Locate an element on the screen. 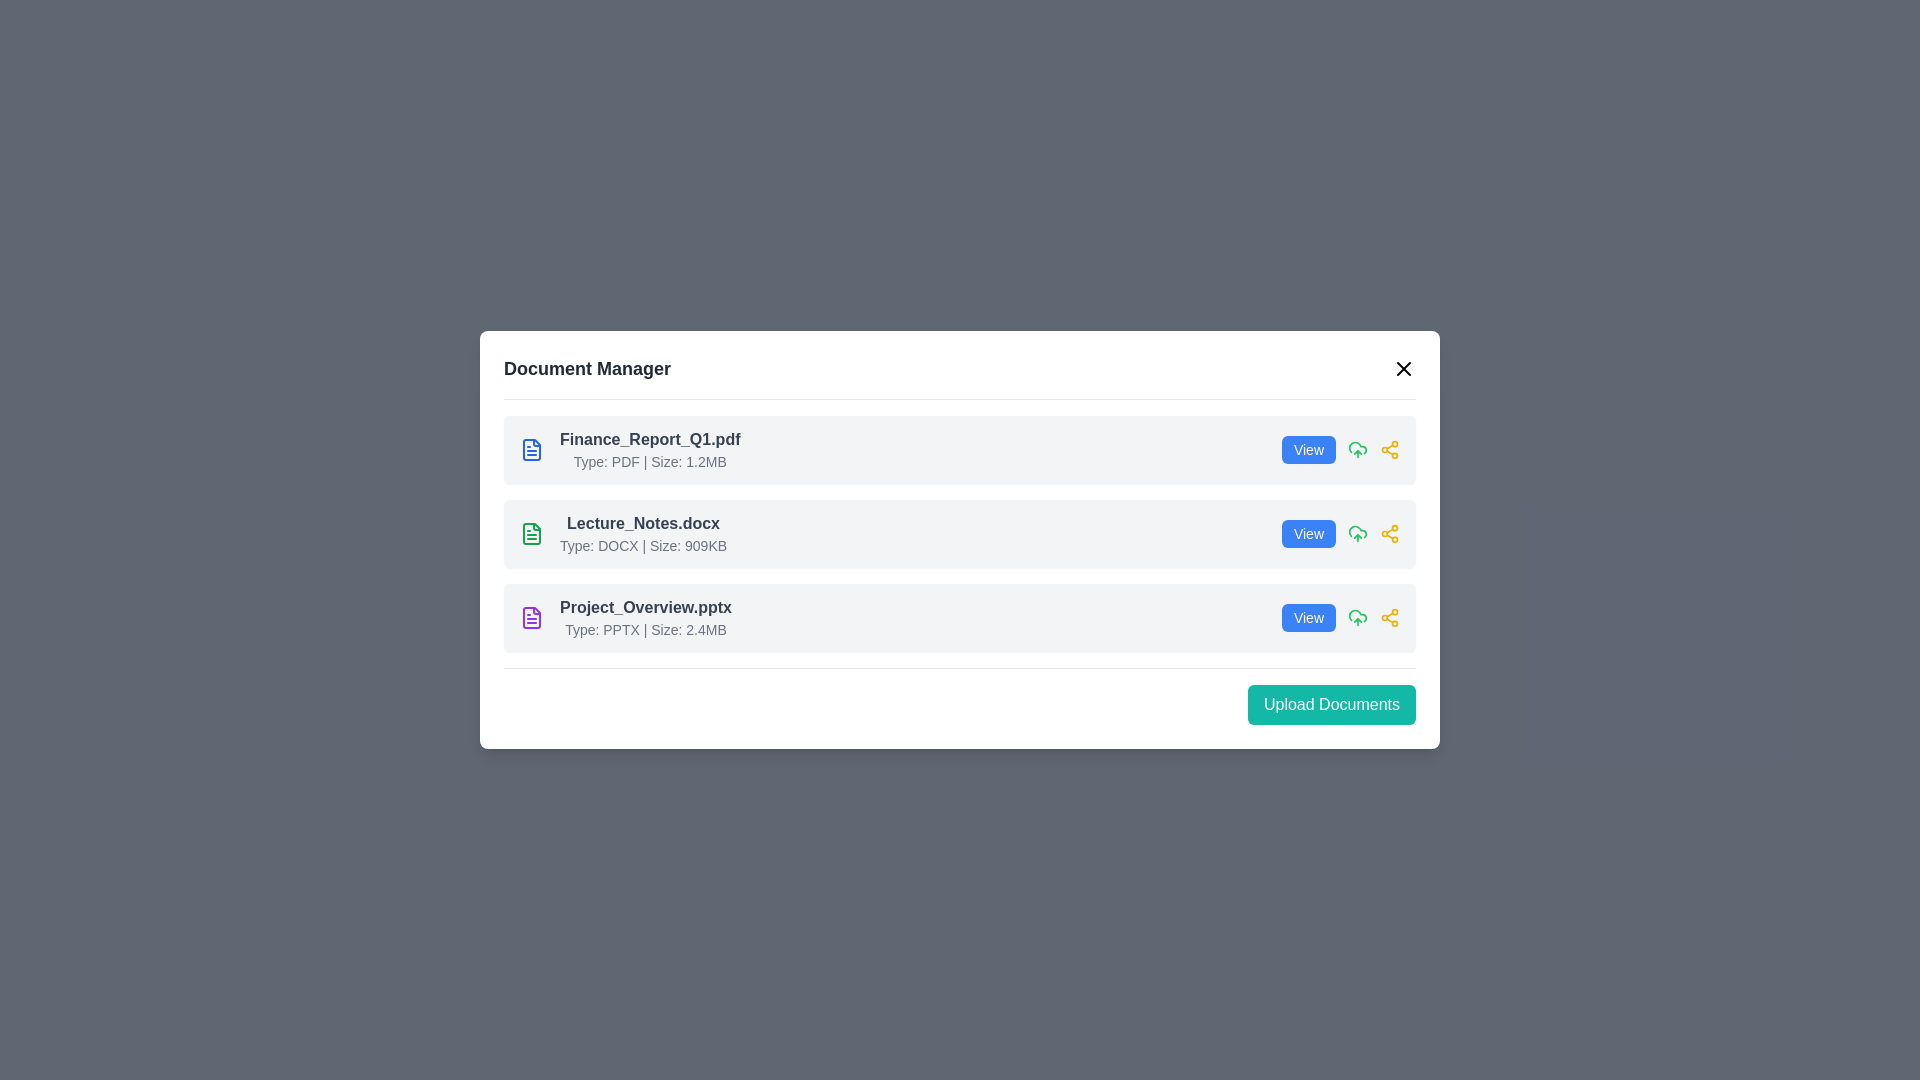 Image resolution: width=1920 pixels, height=1080 pixels. the text label displaying the document's metadata, specifically the file type ('DOCX') and size ('909KB'), which is styled in a smaller gray font and located below the main document name ('Lecture_Notes.docx') is located at coordinates (643, 546).